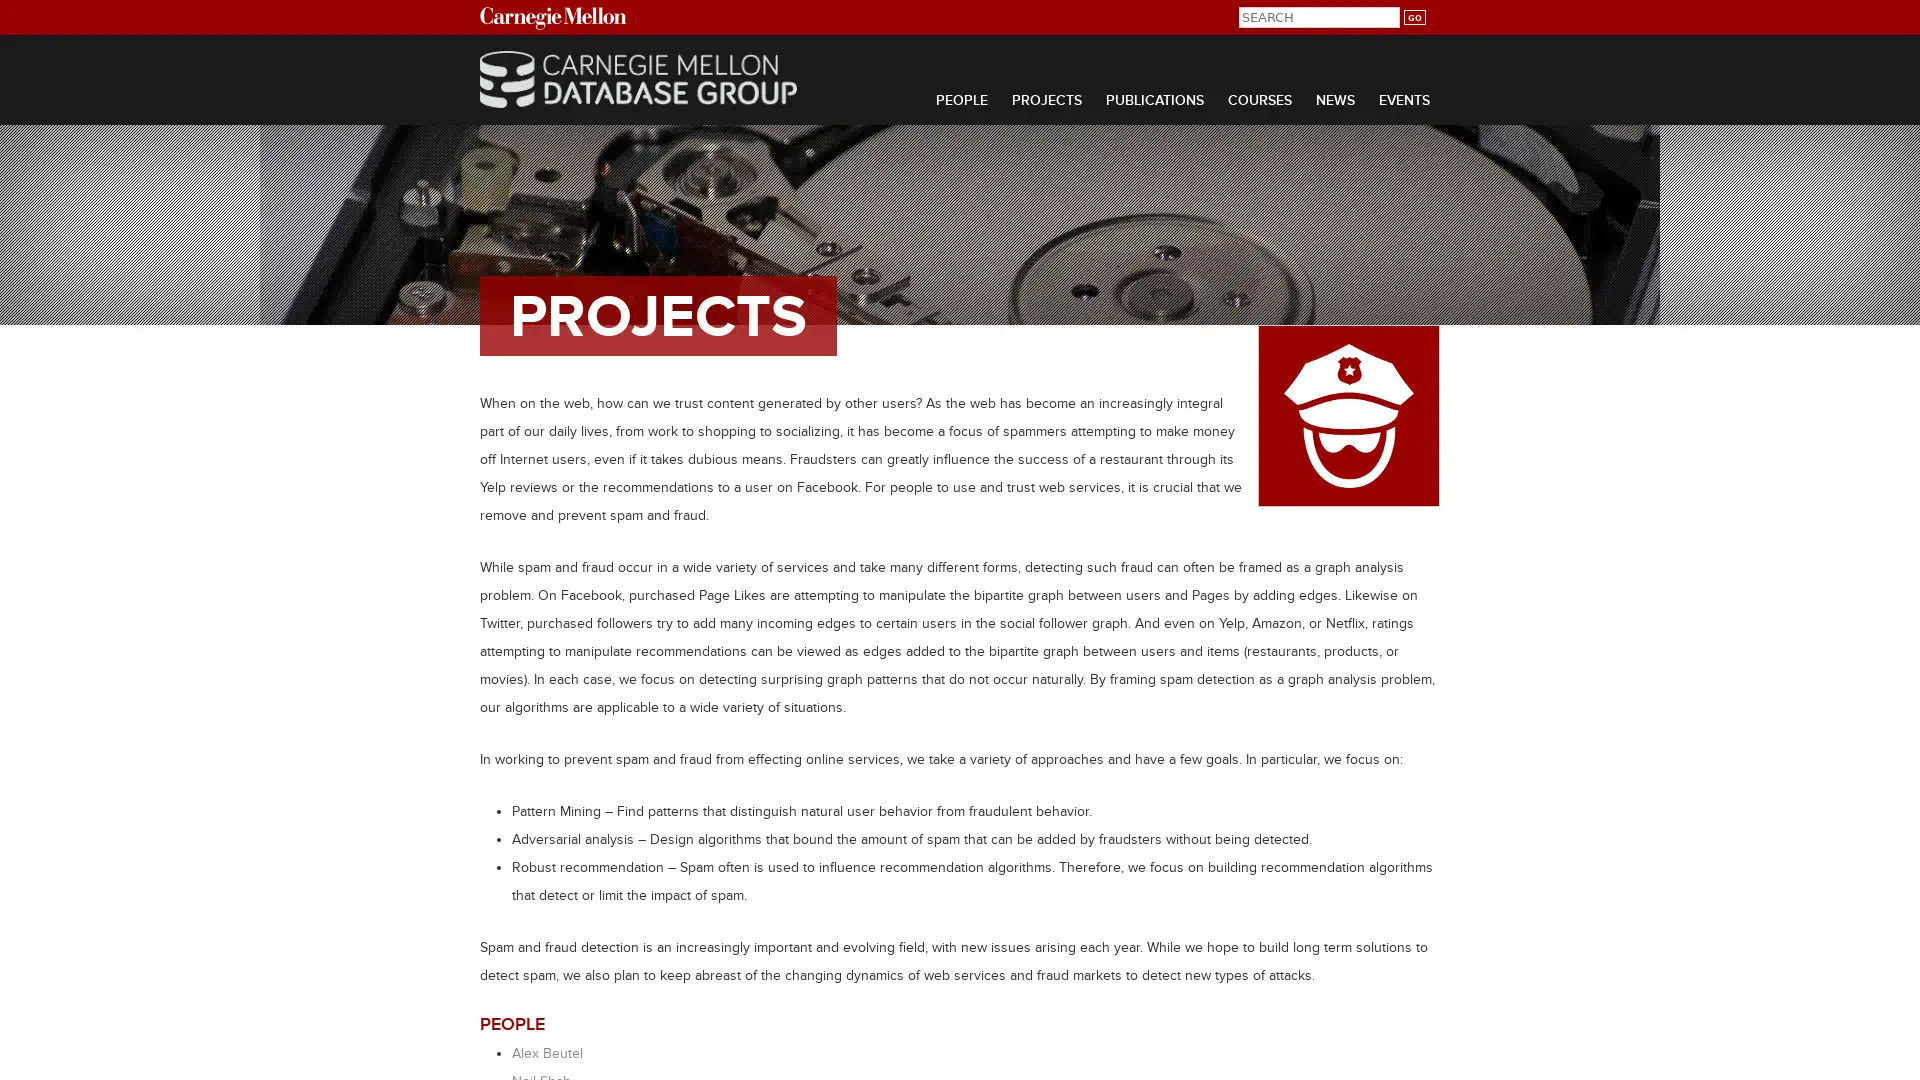 This screenshot has height=1080, width=1920. What do you see at coordinates (1413, 17) in the screenshot?
I see `Go` at bounding box center [1413, 17].